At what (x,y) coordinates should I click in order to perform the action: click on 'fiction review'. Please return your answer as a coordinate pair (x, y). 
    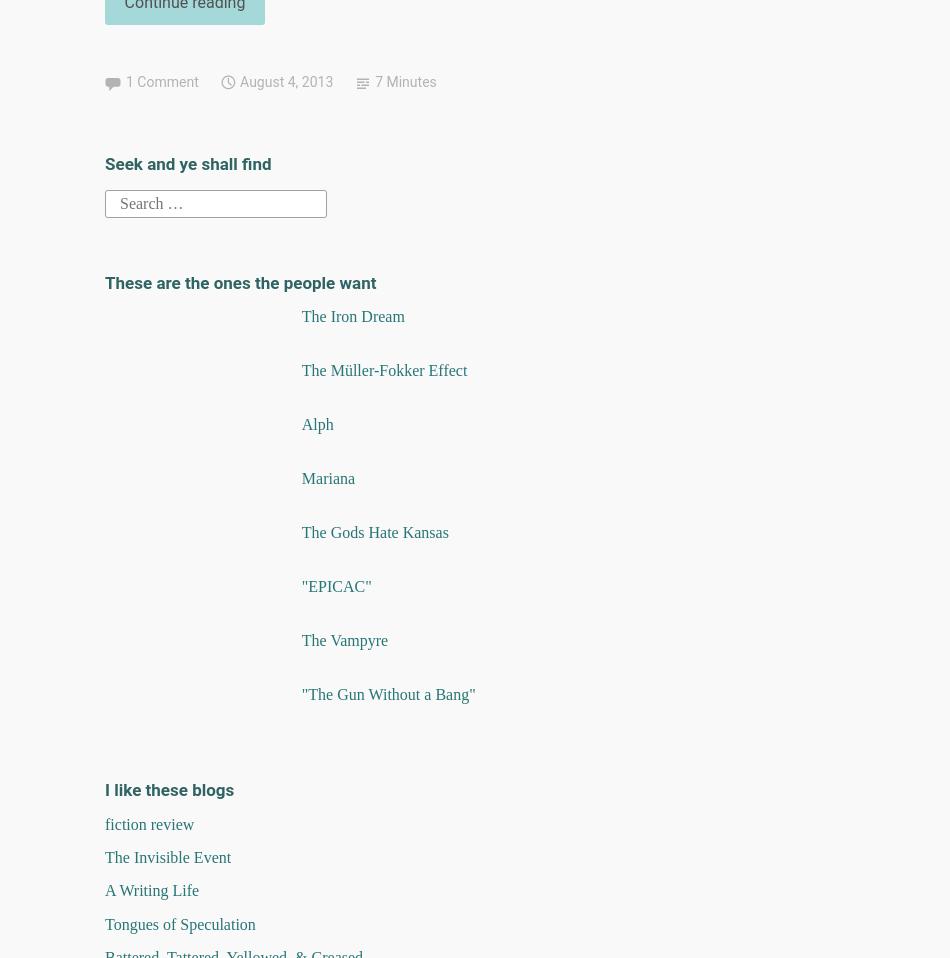
    Looking at the image, I should click on (149, 822).